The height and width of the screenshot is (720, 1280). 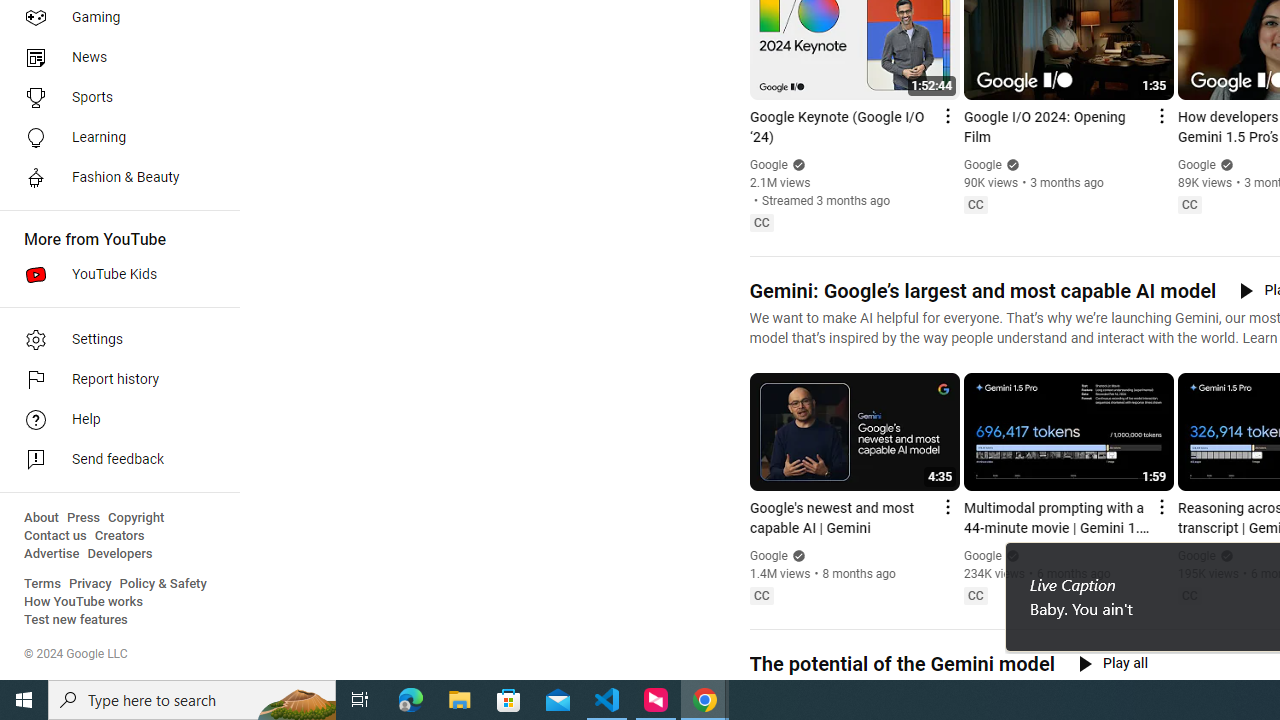 I want to click on 'Creators', so click(x=118, y=535).